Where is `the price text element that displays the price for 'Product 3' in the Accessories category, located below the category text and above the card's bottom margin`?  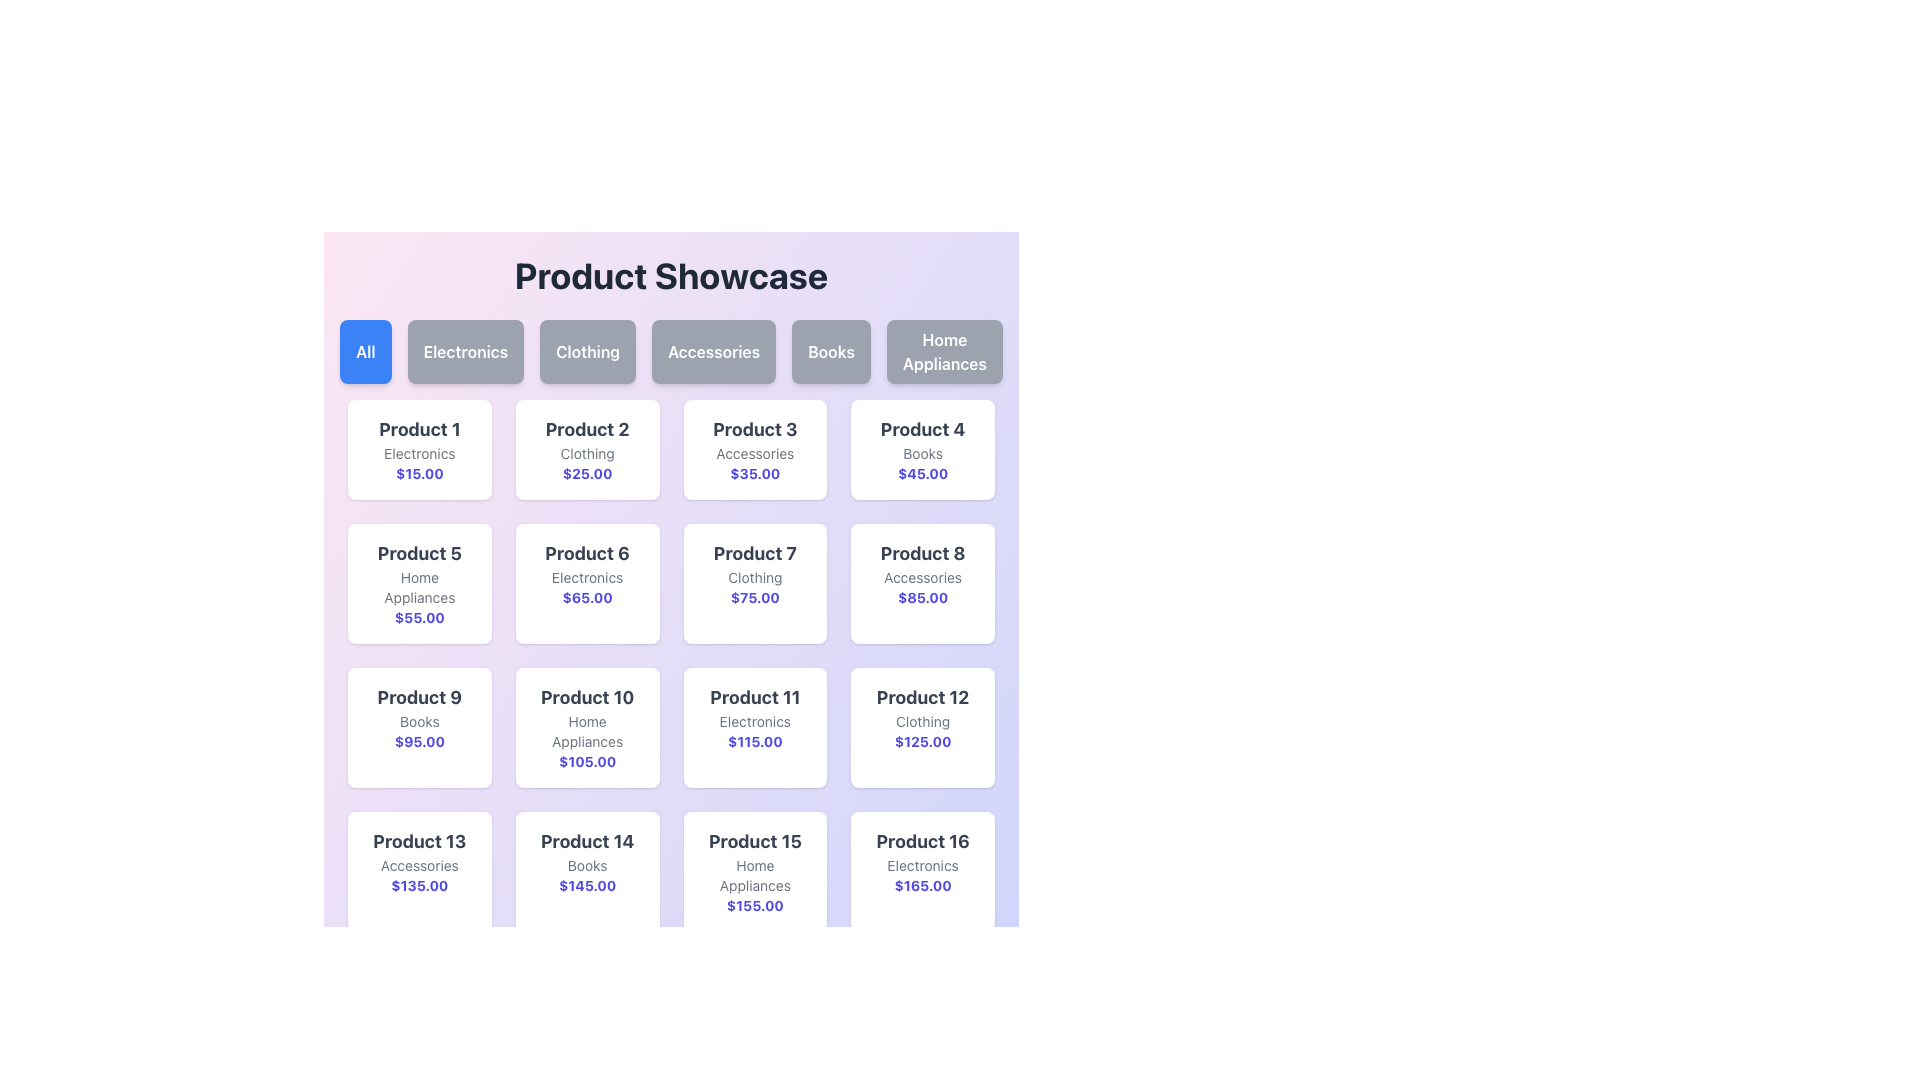 the price text element that displays the price for 'Product 3' in the Accessories category, located below the category text and above the card's bottom margin is located at coordinates (754, 474).